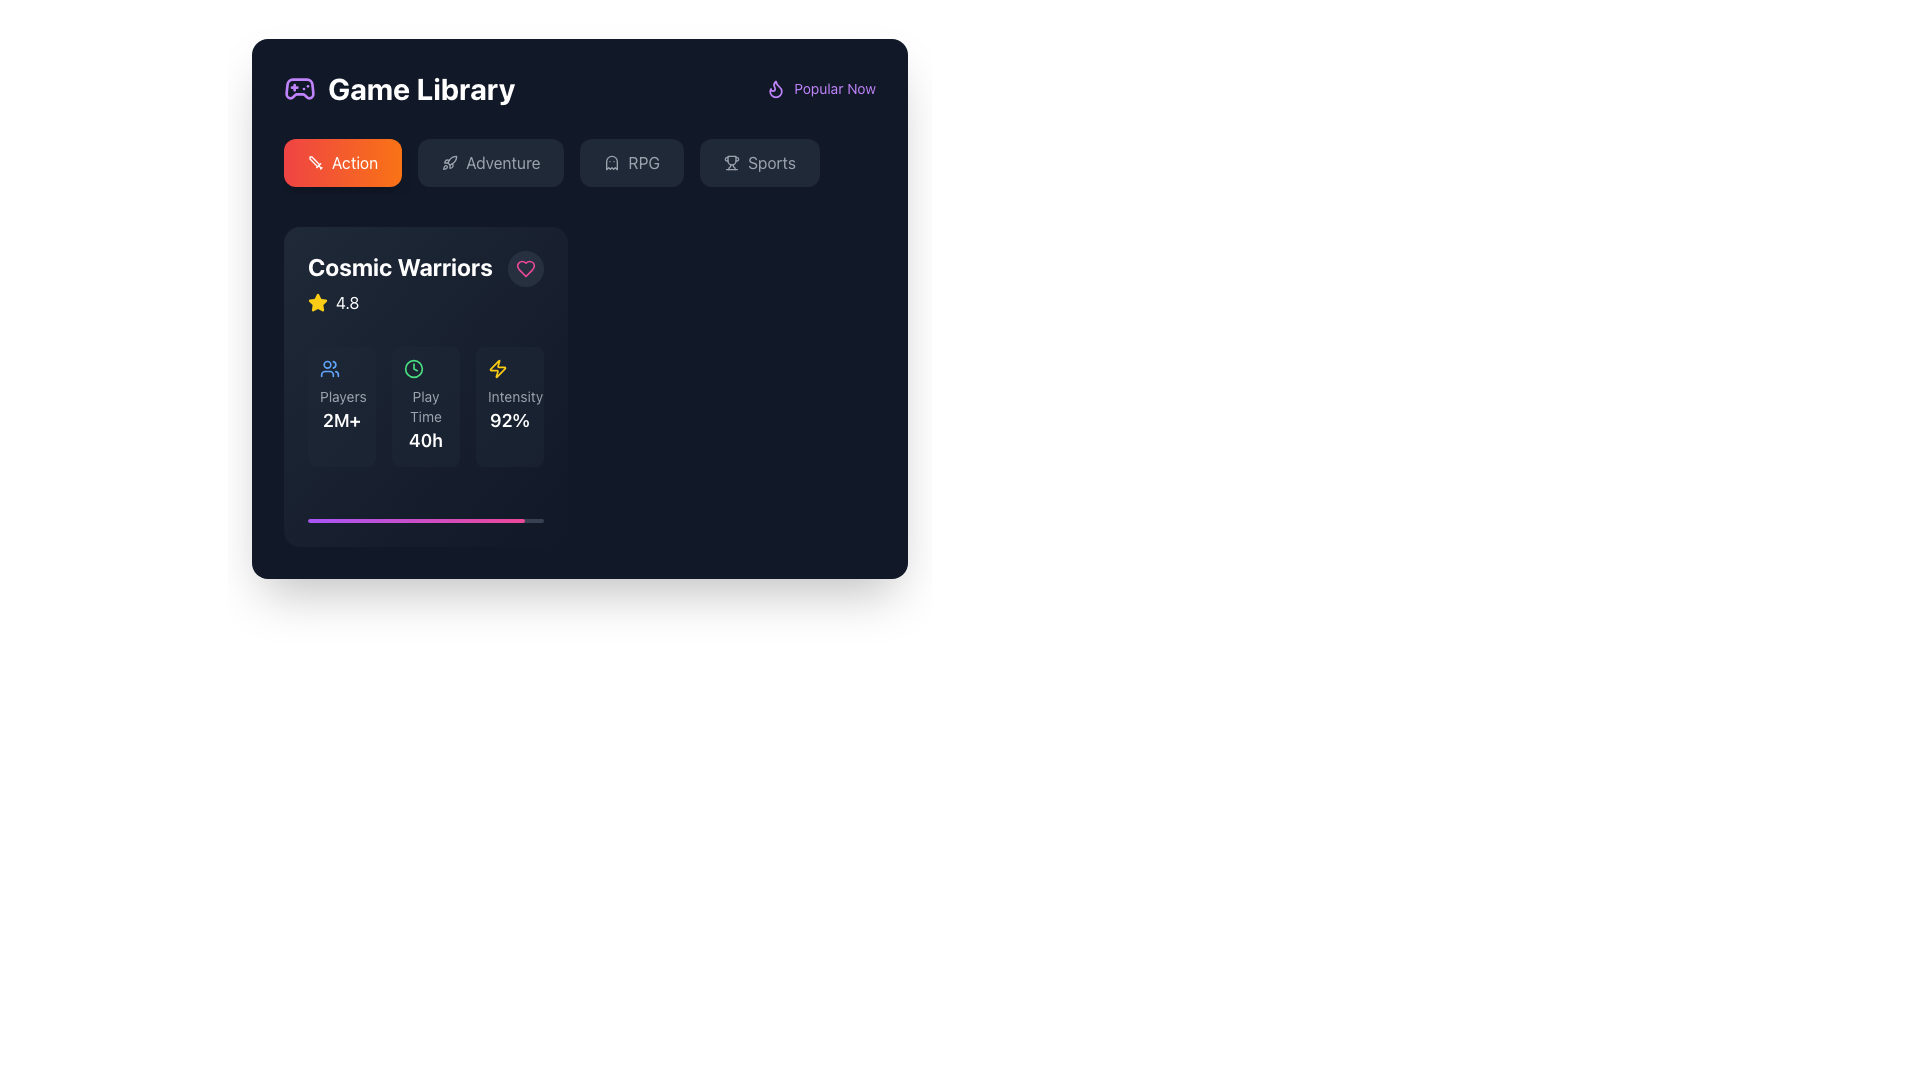 The image size is (1920, 1080). I want to click on the category selector in the navigation bar, so click(579, 165).